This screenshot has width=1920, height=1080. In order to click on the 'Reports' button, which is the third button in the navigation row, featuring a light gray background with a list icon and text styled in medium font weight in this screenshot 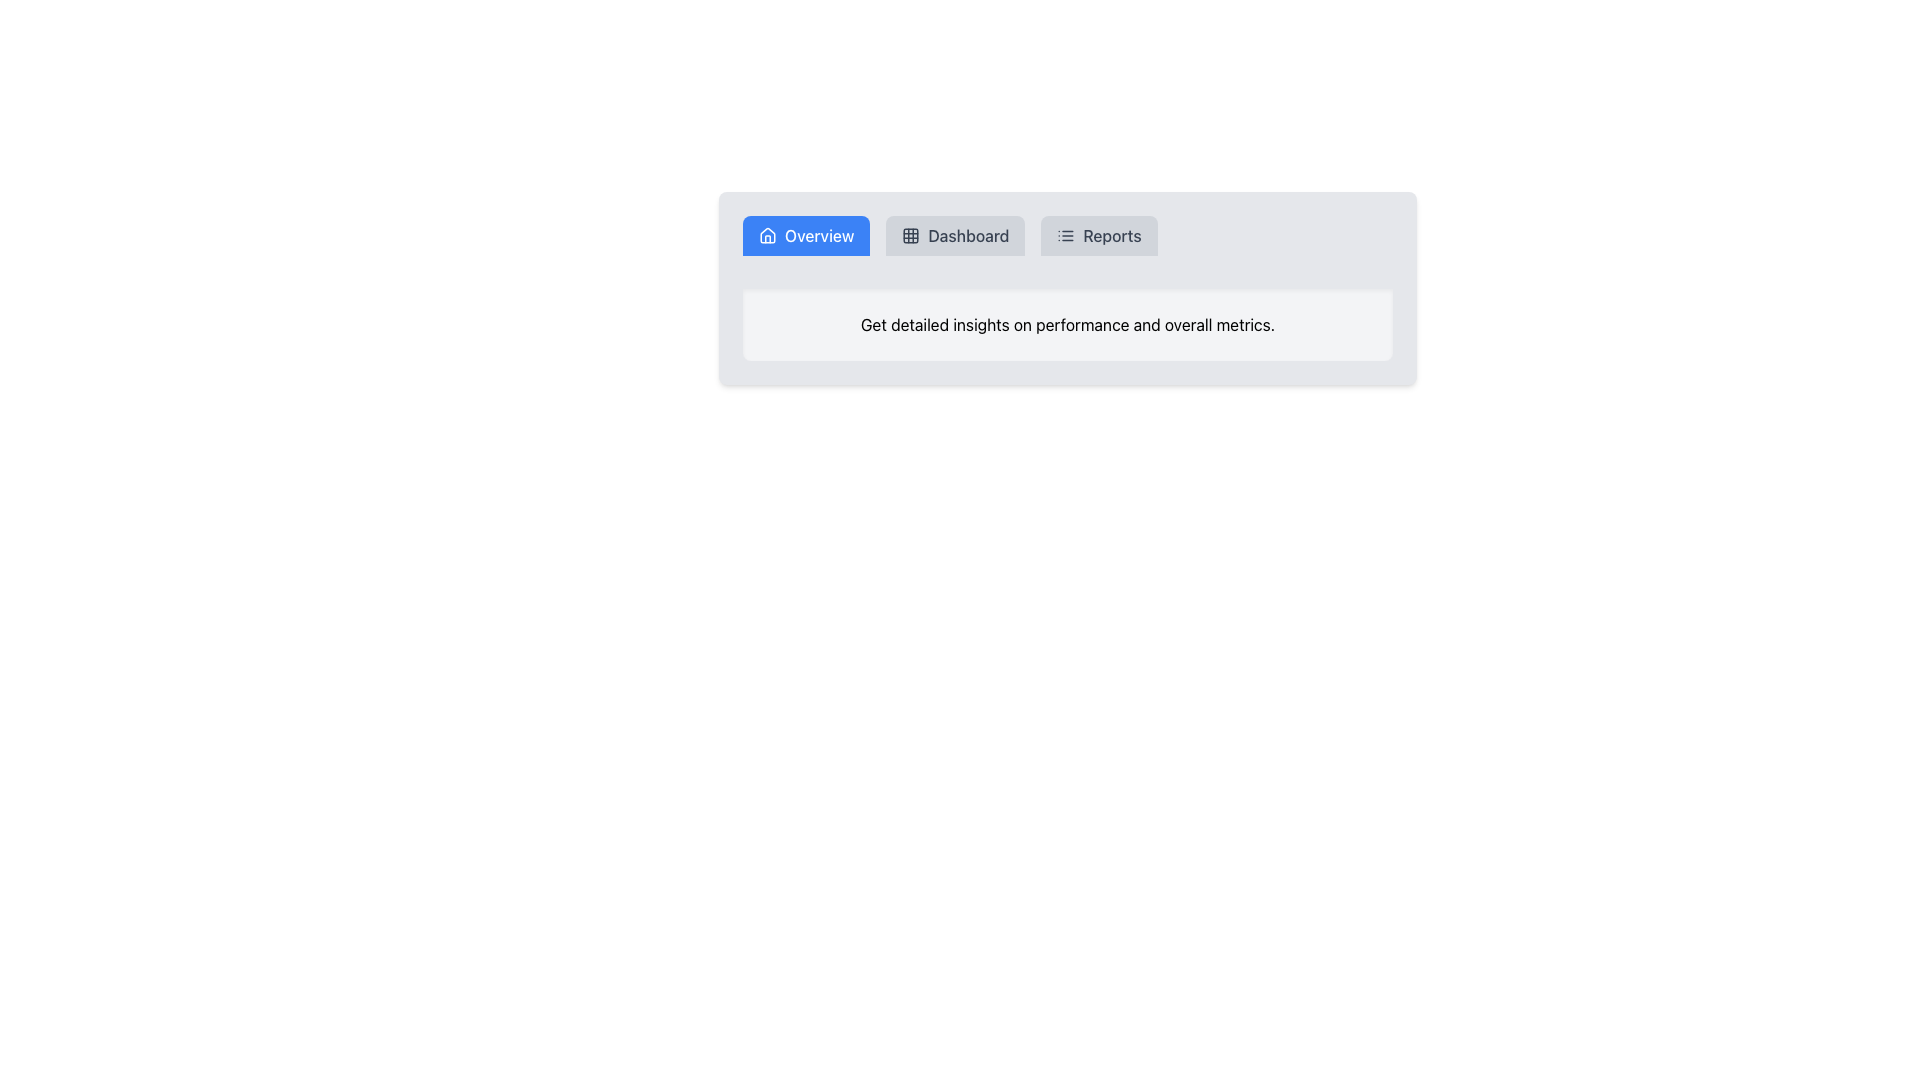, I will do `click(1098, 234)`.